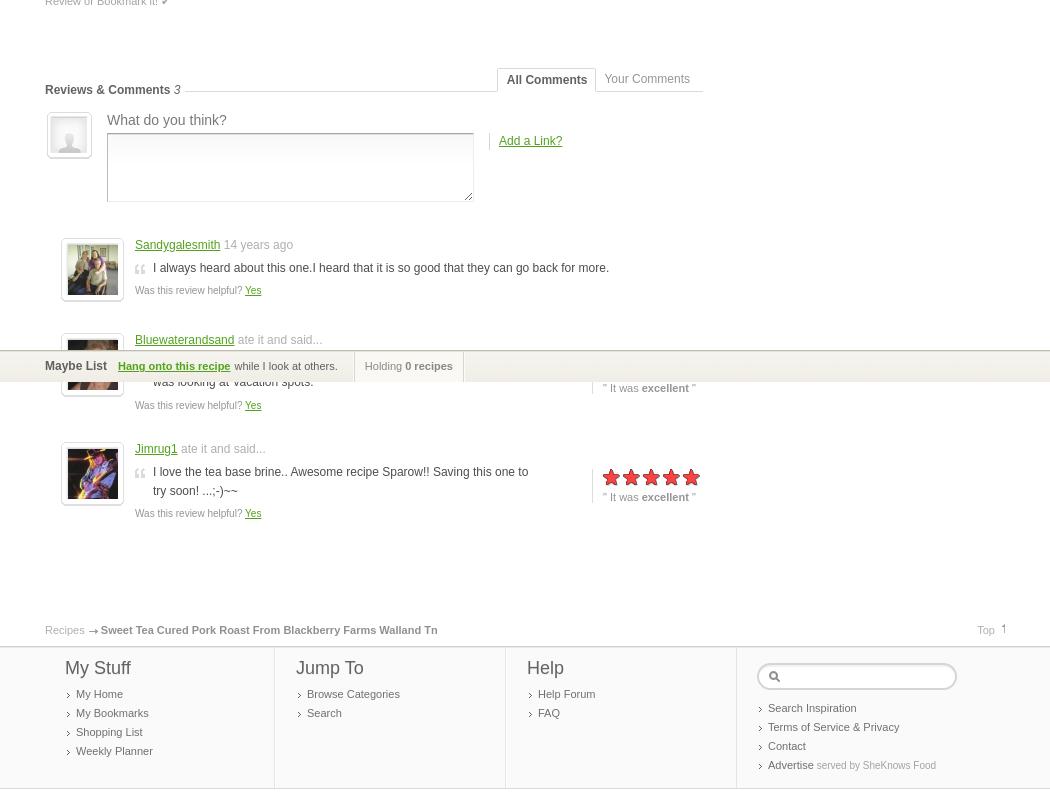 The height and width of the screenshot is (809, 1050). I want to click on 'I love the tea base brine..  Awesome recipe Sparow!!  Saving this one to try soon! ...;-)~~', so click(339, 479).